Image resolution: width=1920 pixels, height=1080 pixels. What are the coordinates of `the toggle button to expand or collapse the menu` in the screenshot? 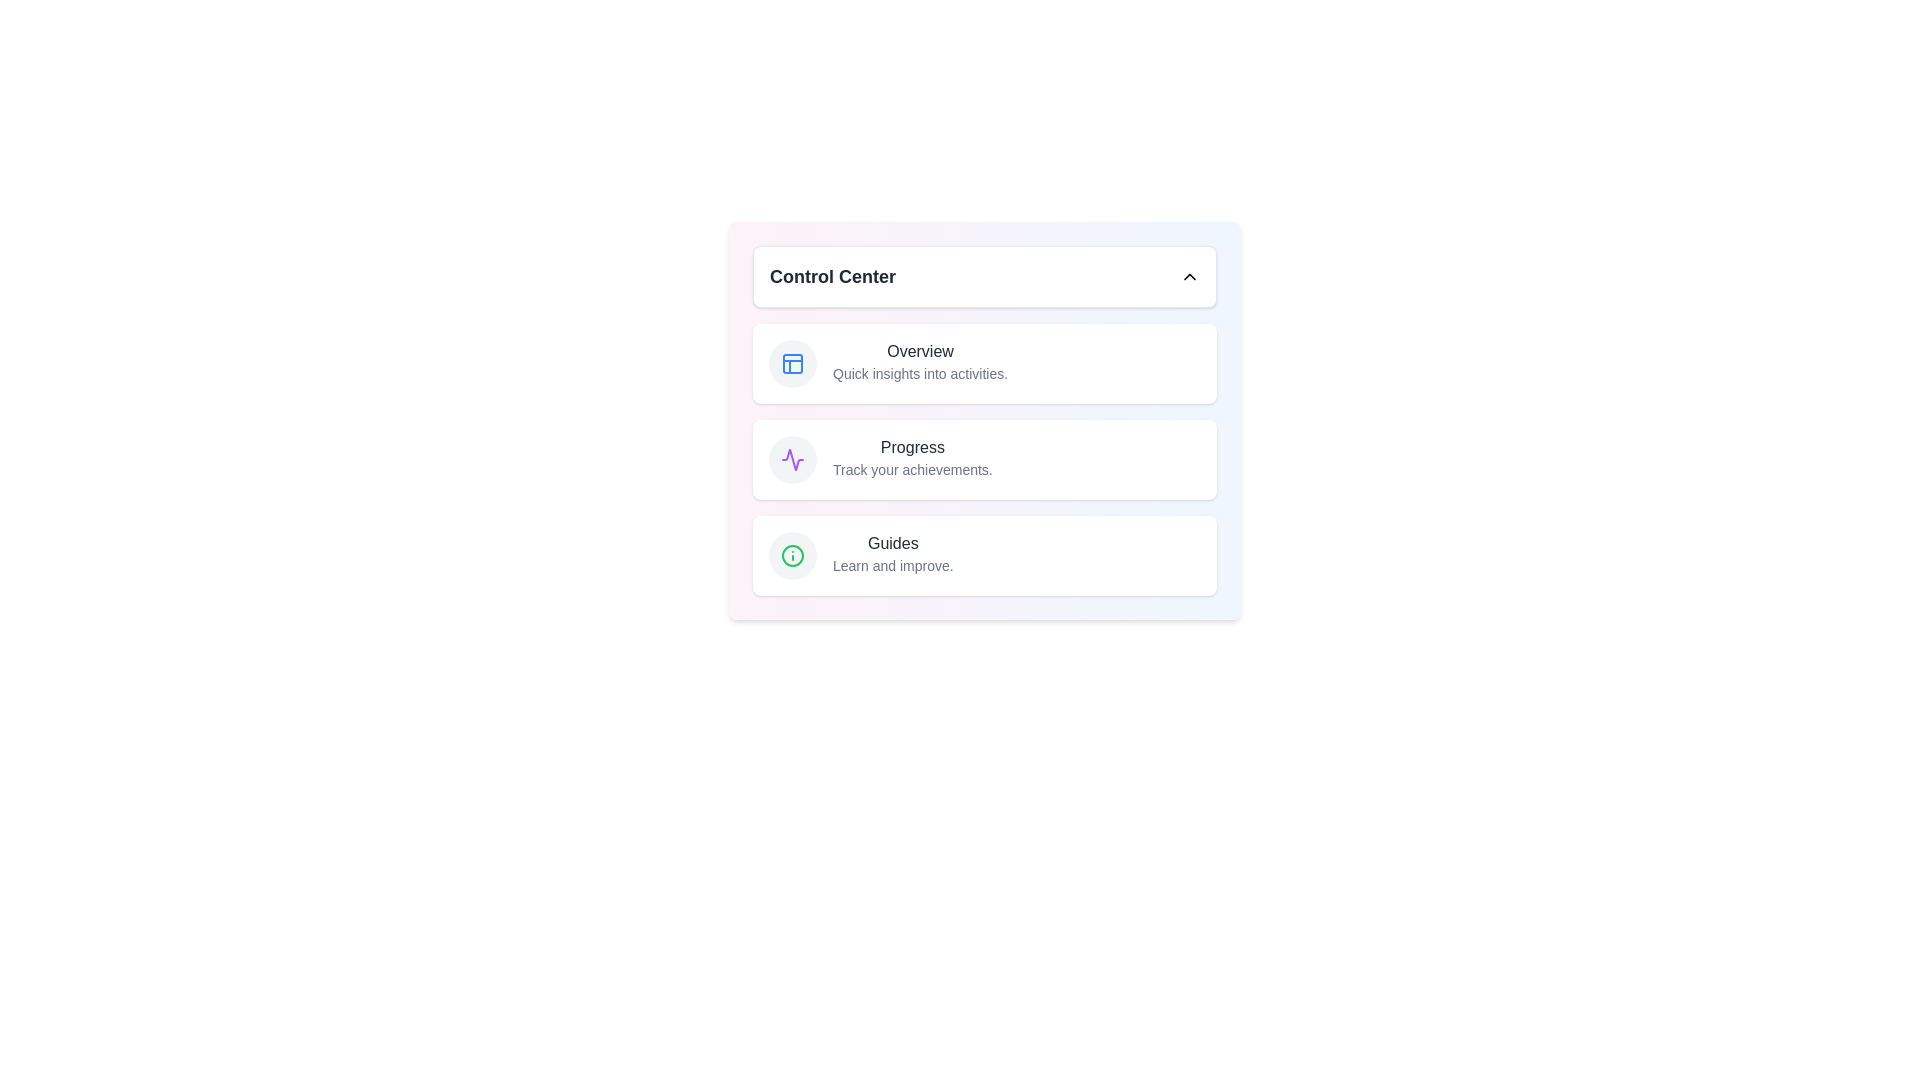 It's located at (984, 277).